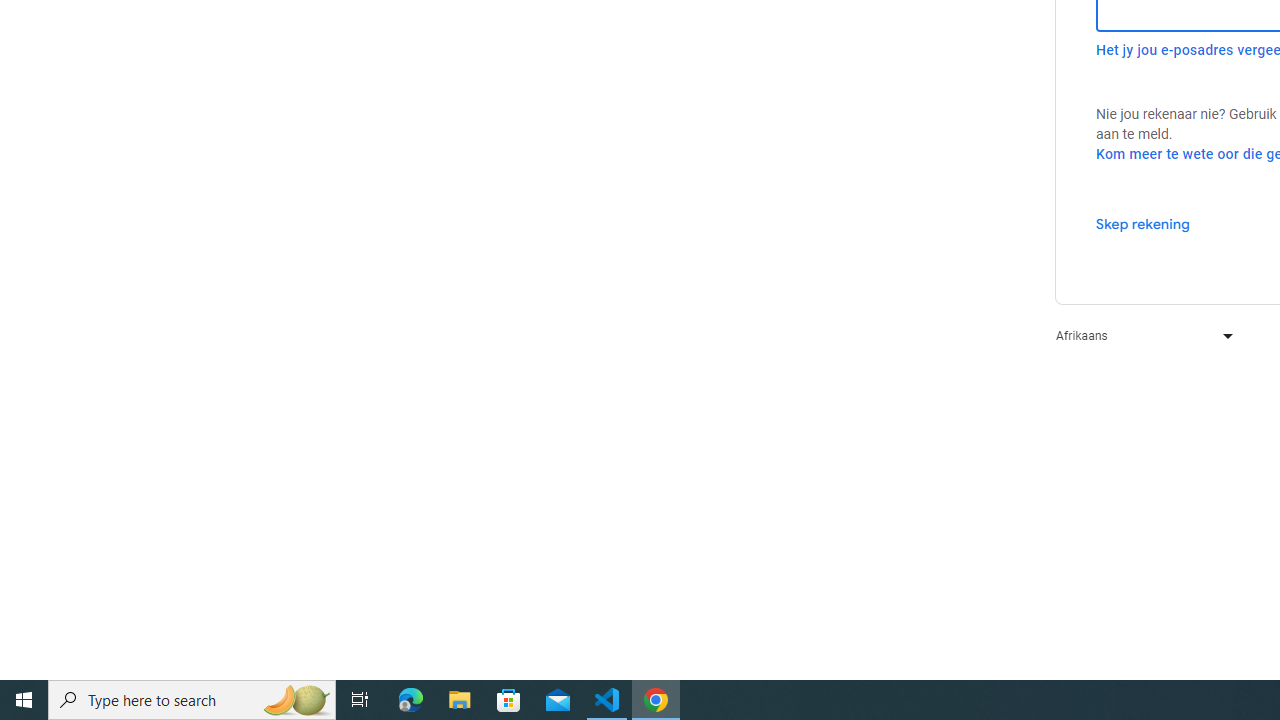  What do you see at coordinates (1142, 223) in the screenshot?
I see `'Skep rekening'` at bounding box center [1142, 223].